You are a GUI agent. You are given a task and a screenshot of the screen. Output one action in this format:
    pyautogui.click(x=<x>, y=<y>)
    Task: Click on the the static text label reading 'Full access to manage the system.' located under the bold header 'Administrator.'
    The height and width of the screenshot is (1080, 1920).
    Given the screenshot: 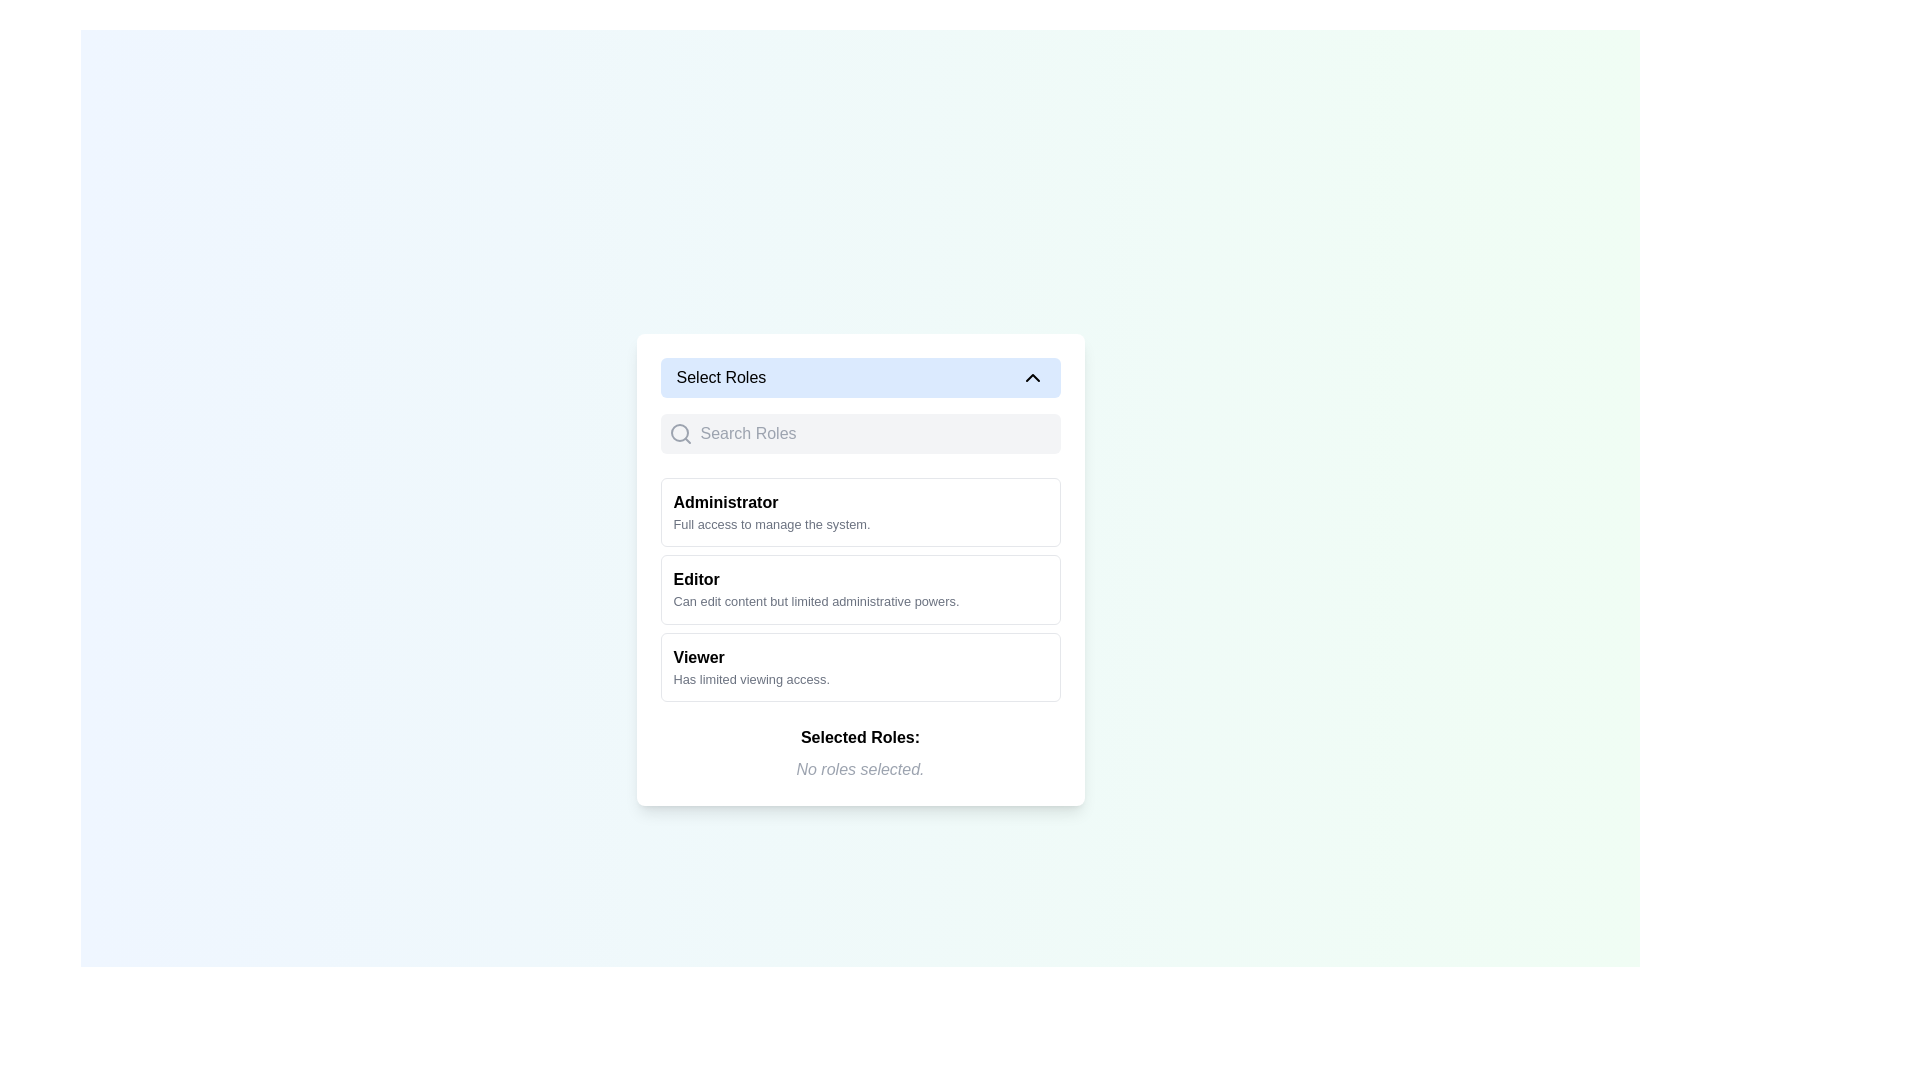 What is the action you would take?
    pyautogui.click(x=771, y=523)
    